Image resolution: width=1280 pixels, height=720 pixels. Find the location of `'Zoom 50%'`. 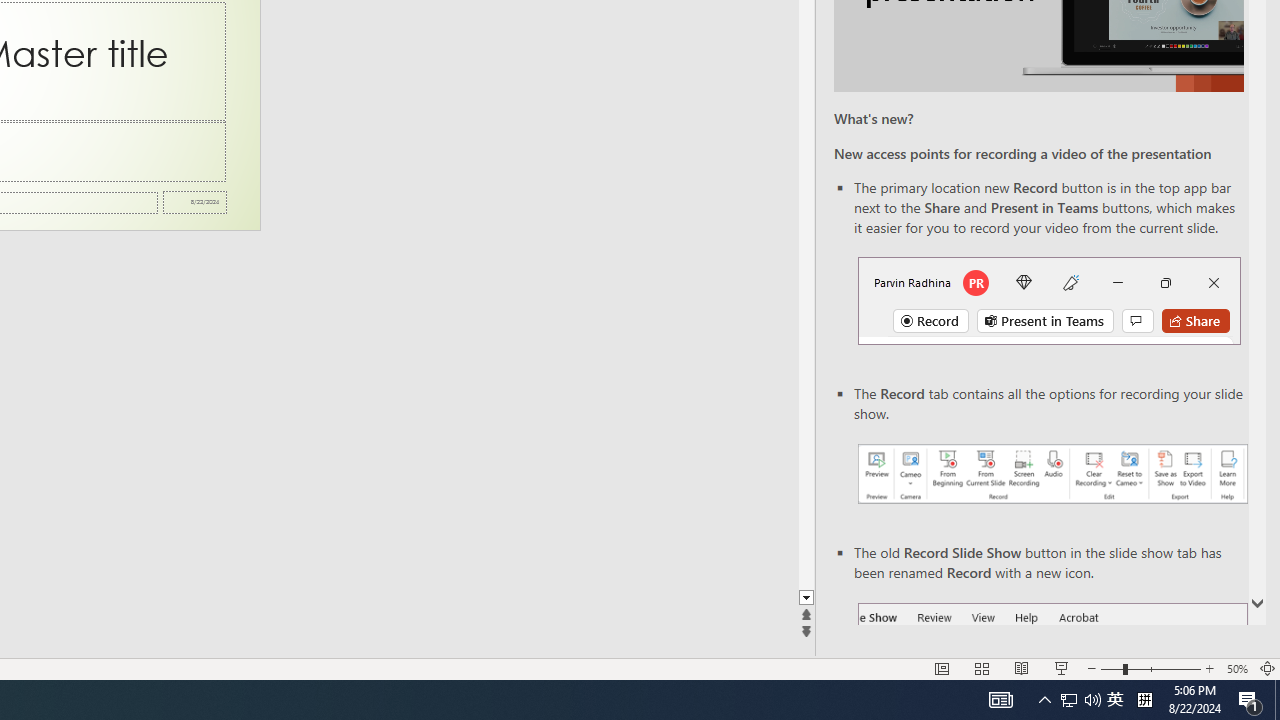

'Zoom 50%' is located at coordinates (1236, 669).